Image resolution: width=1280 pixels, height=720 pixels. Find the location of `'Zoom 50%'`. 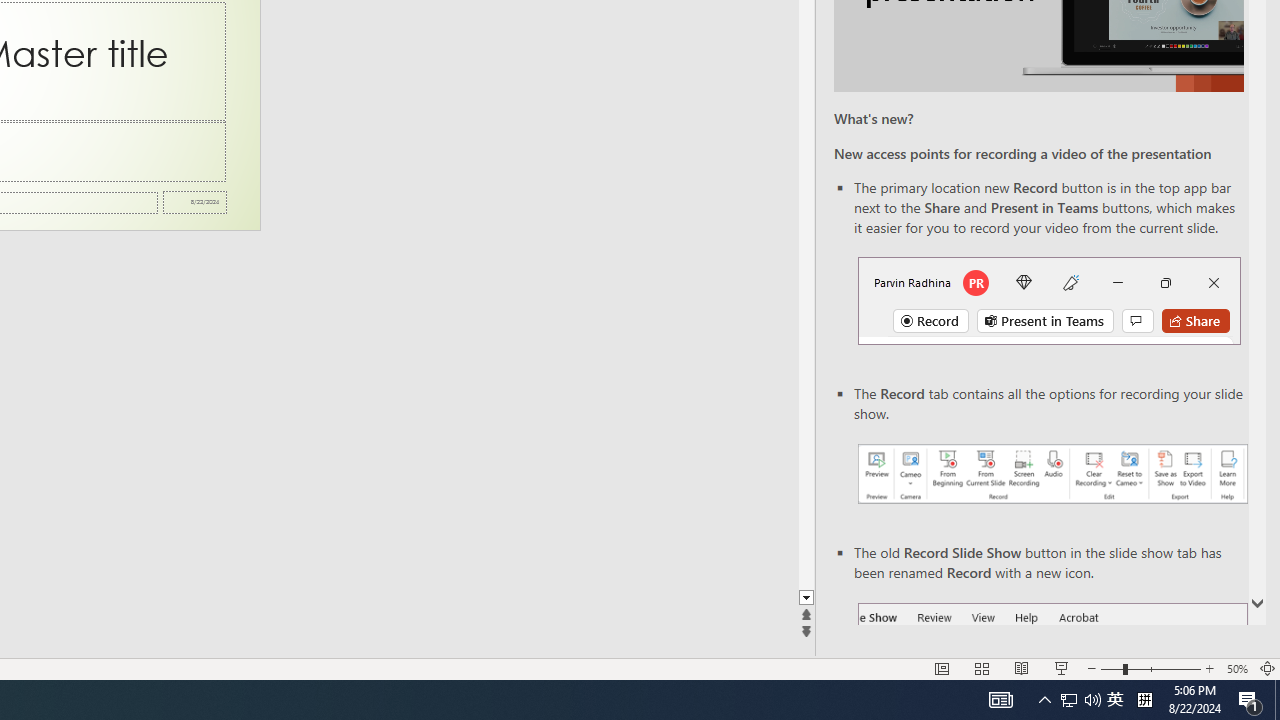

'Zoom 50%' is located at coordinates (1236, 669).